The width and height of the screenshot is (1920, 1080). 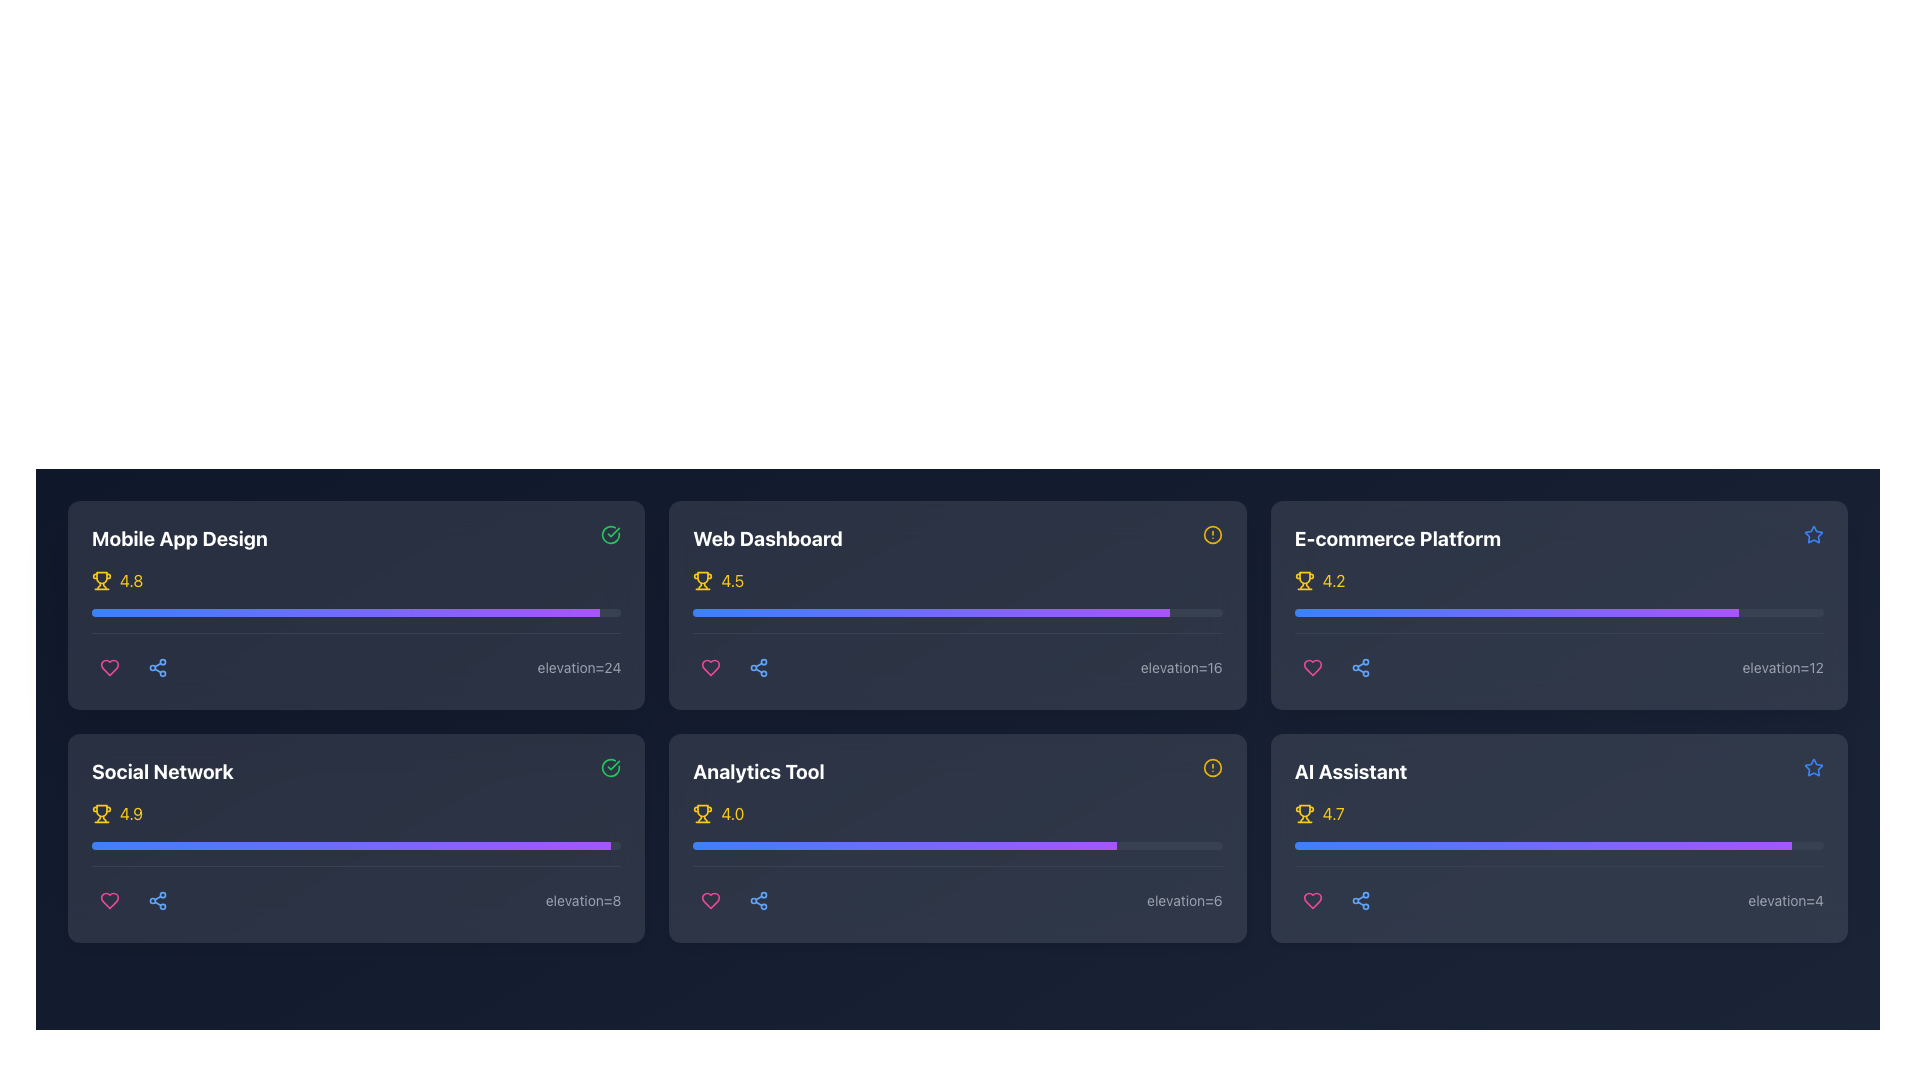 What do you see at coordinates (130, 581) in the screenshot?
I see `the yellow-colored text label displaying the value '4.8', which is prominently styled in bold font and located inside the 'Mobile App Design' card, immediately to the right of a trophy icon` at bounding box center [130, 581].